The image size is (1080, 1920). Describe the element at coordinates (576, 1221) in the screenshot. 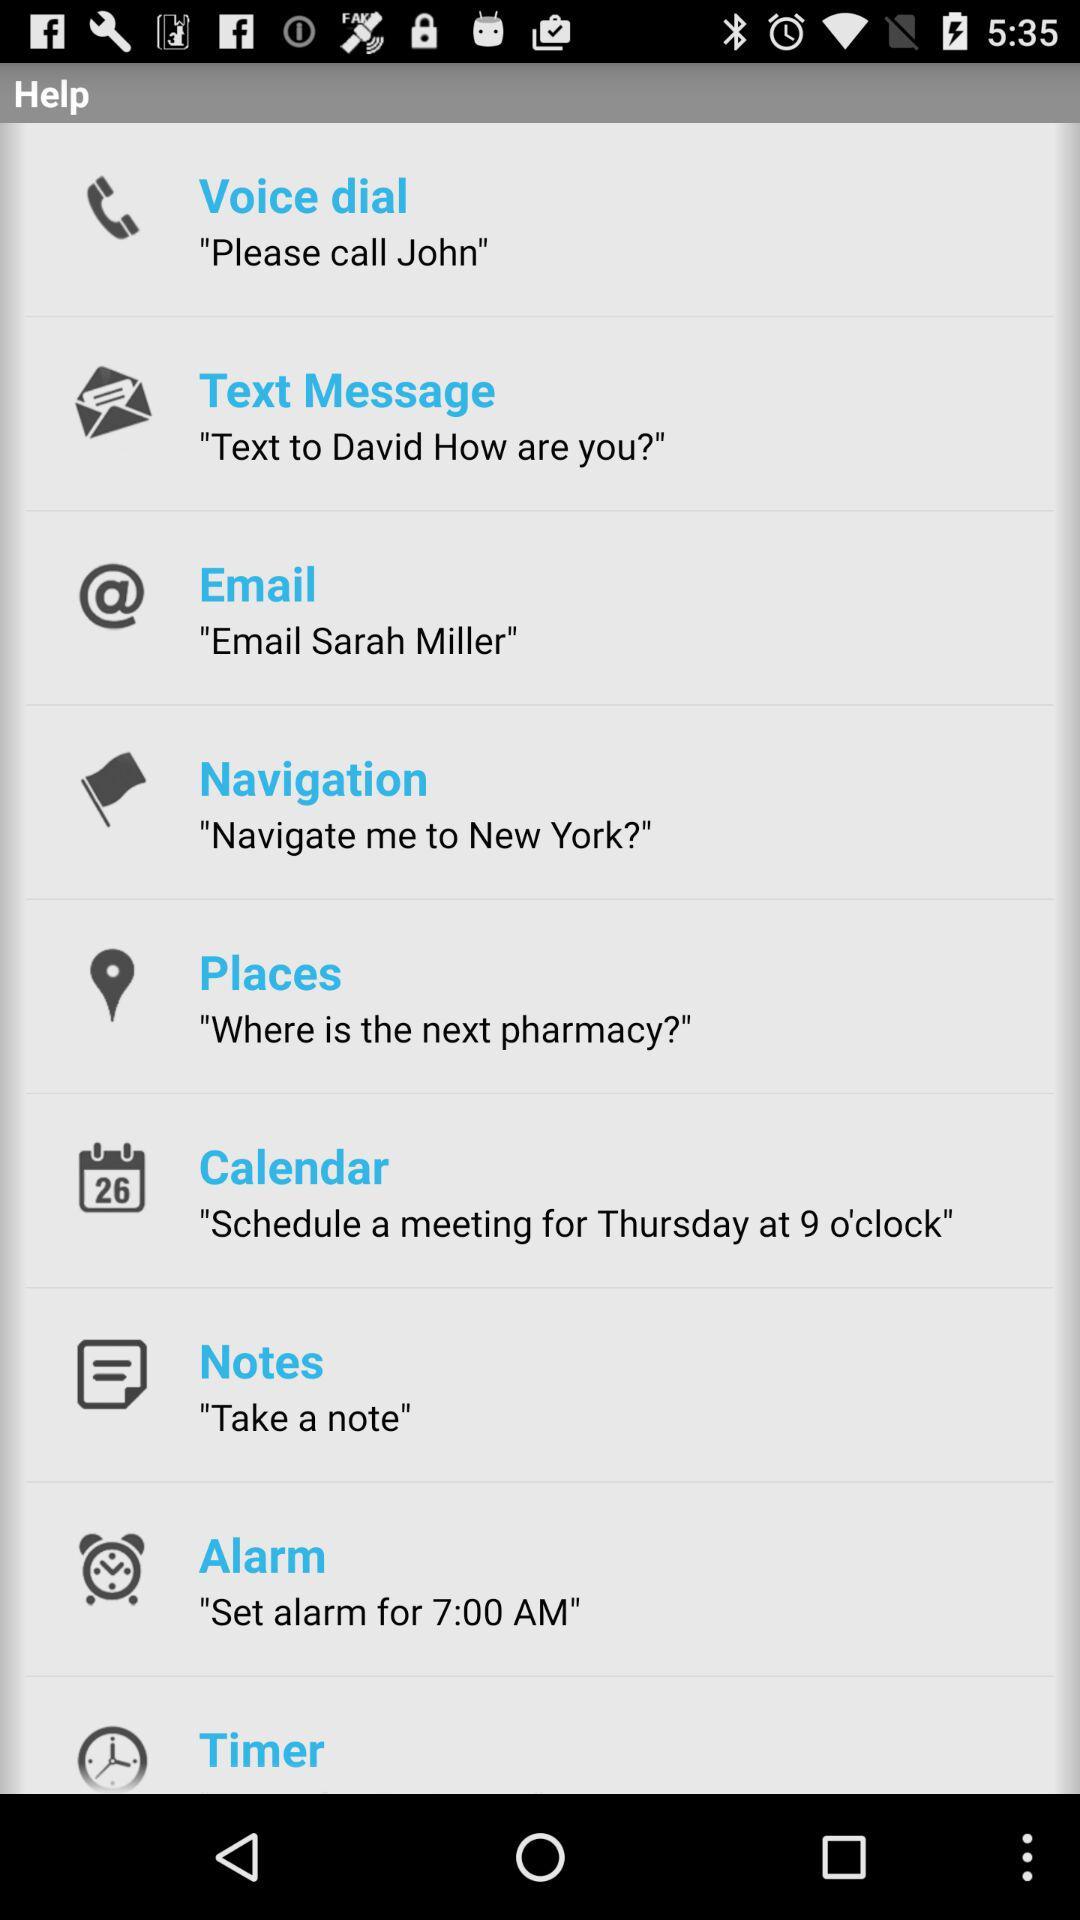

I see `the item above the notes` at that location.